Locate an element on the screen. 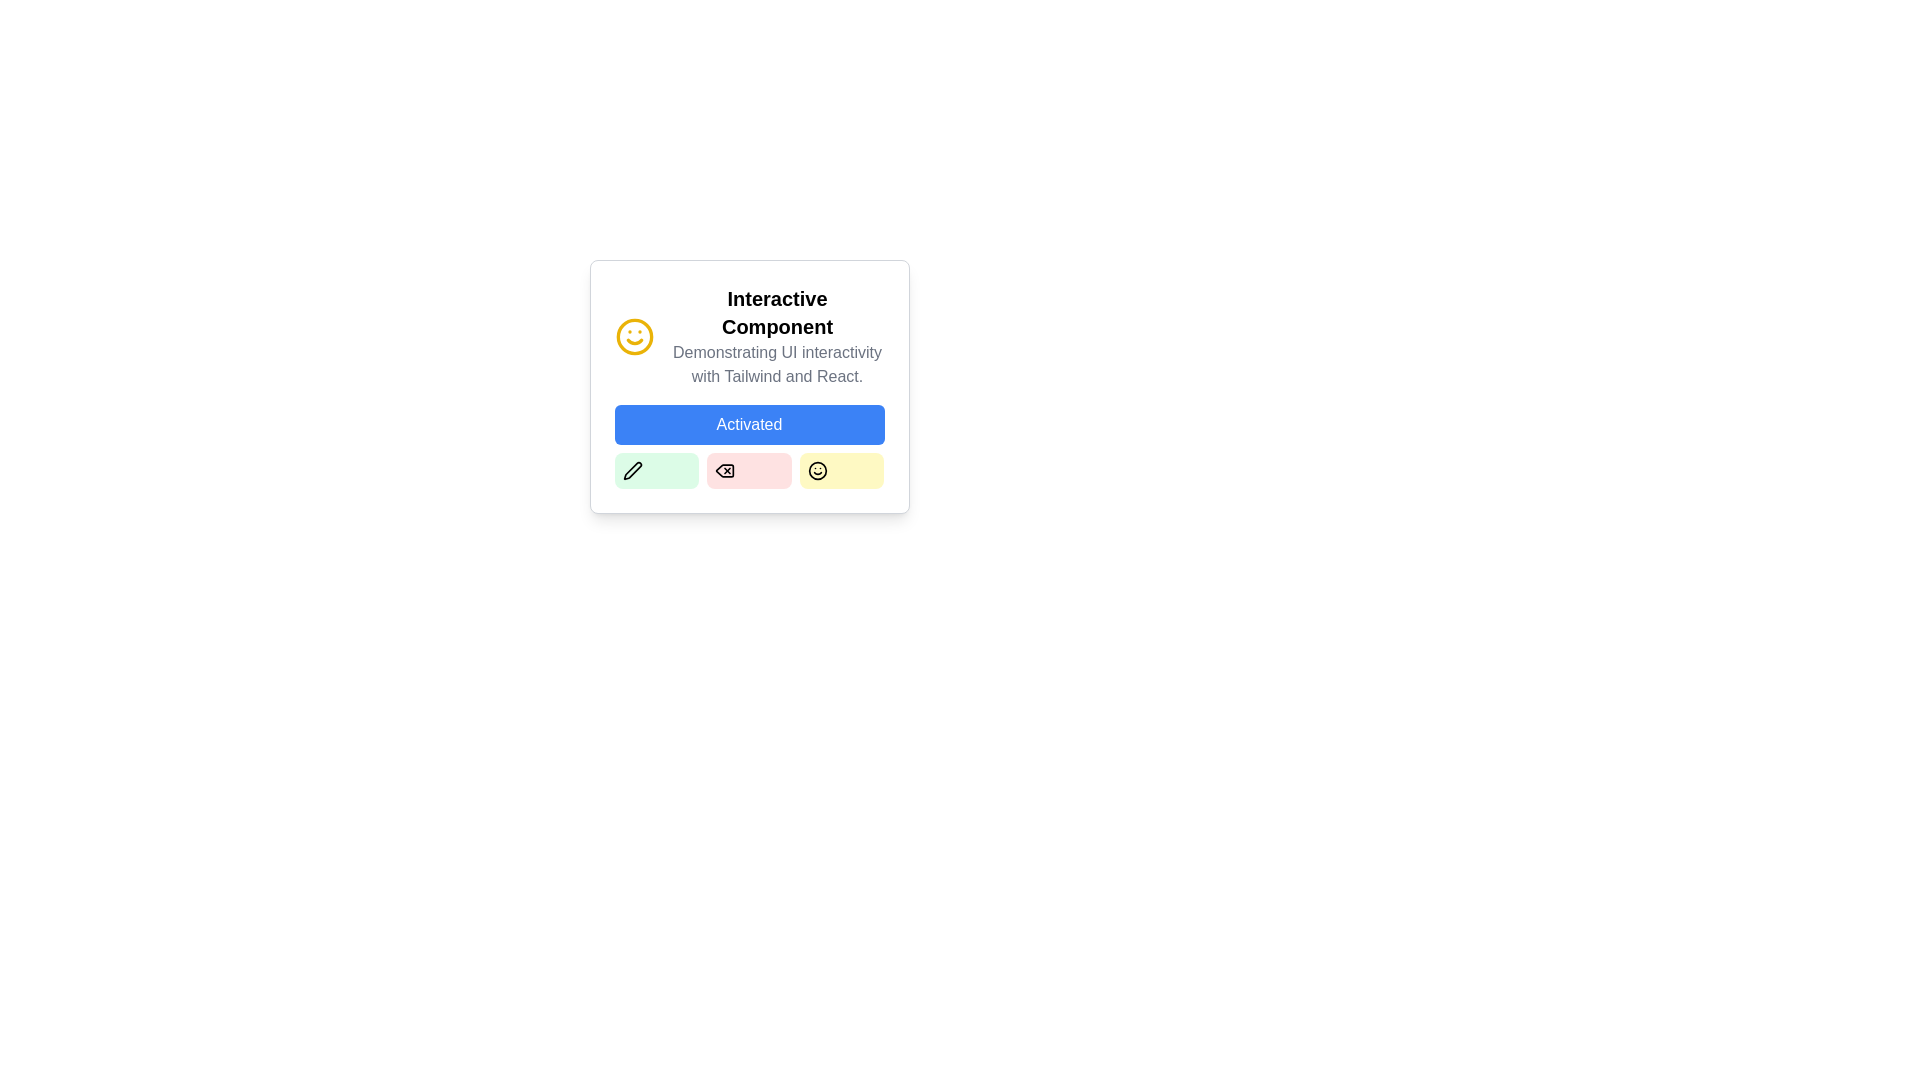 The width and height of the screenshot is (1920, 1080). text block displaying the message 'Demonstrating UI interactivity with Tailwind and React.' which appears below the heading 'Interactive Component' in a card-like component is located at coordinates (776, 365).